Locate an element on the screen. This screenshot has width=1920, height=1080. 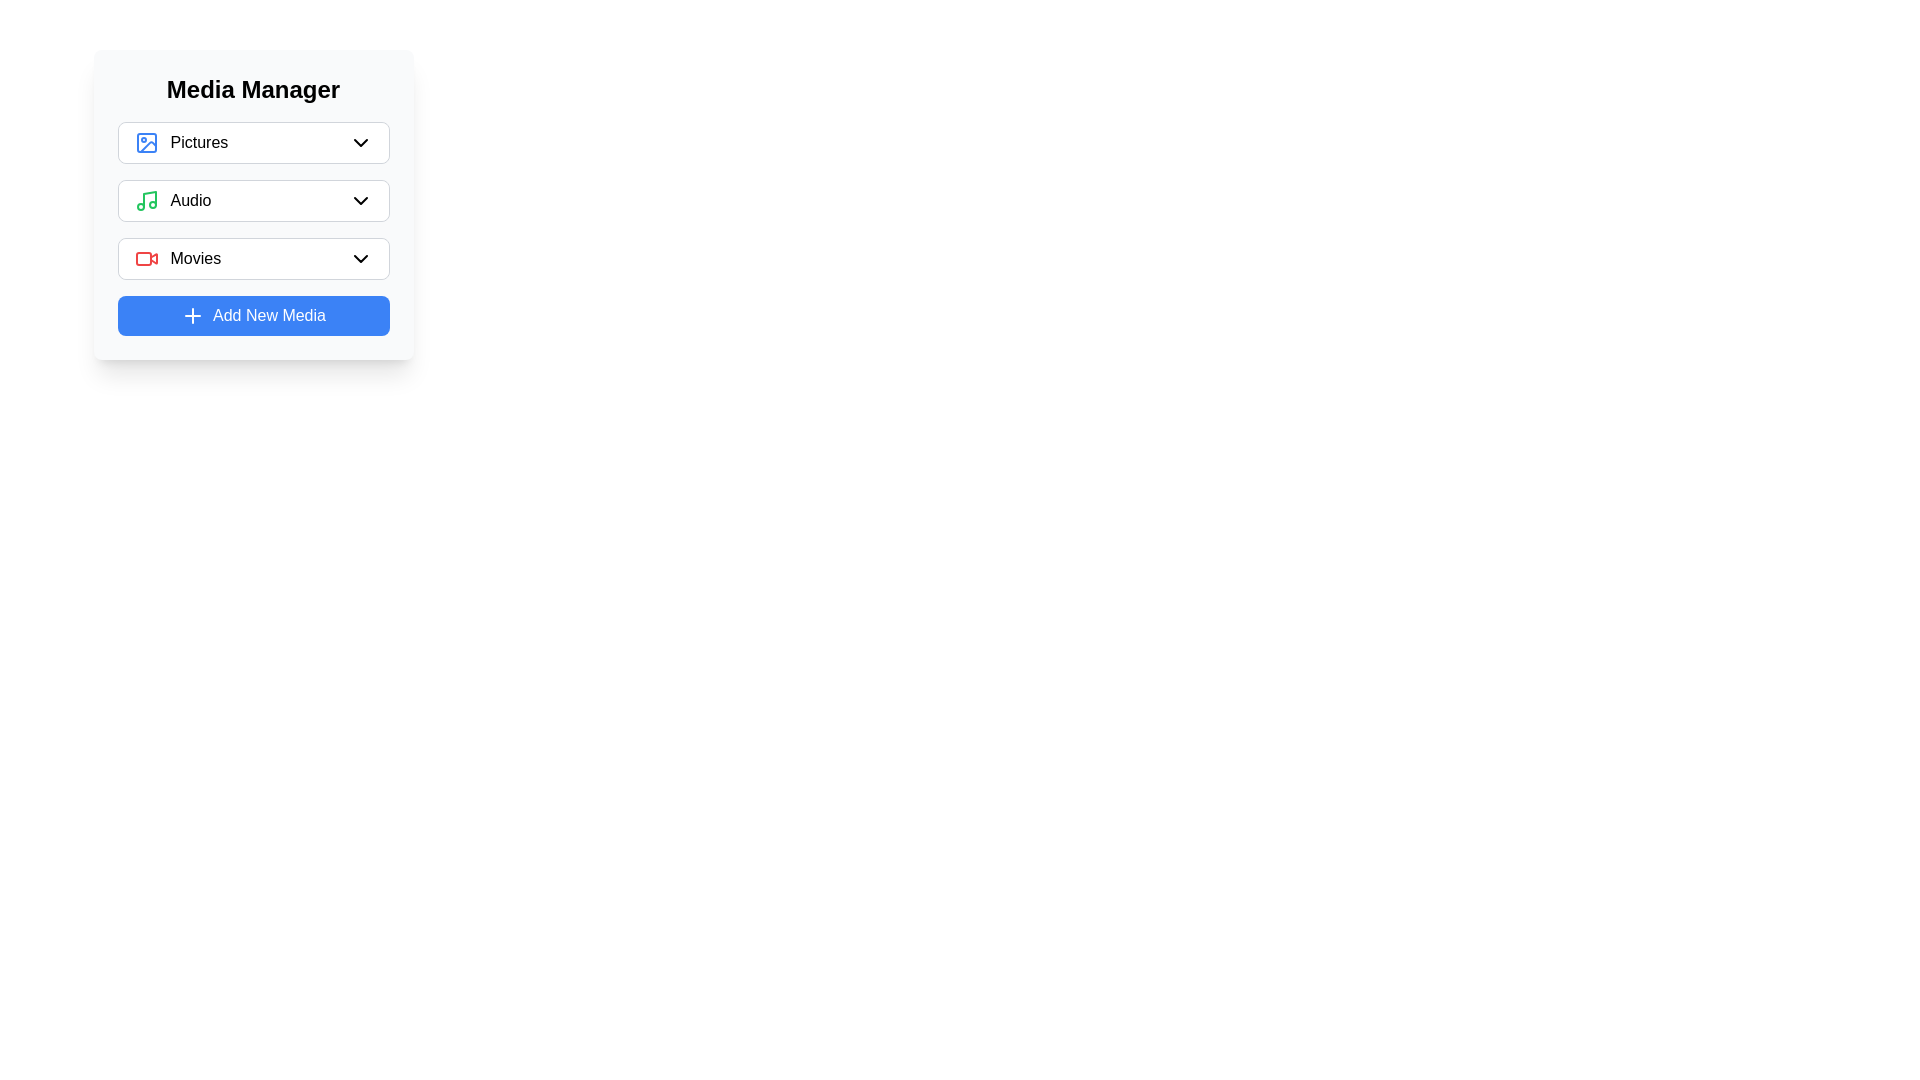
the second dropdown list item in the 'Media Manager' section is located at coordinates (252, 200).